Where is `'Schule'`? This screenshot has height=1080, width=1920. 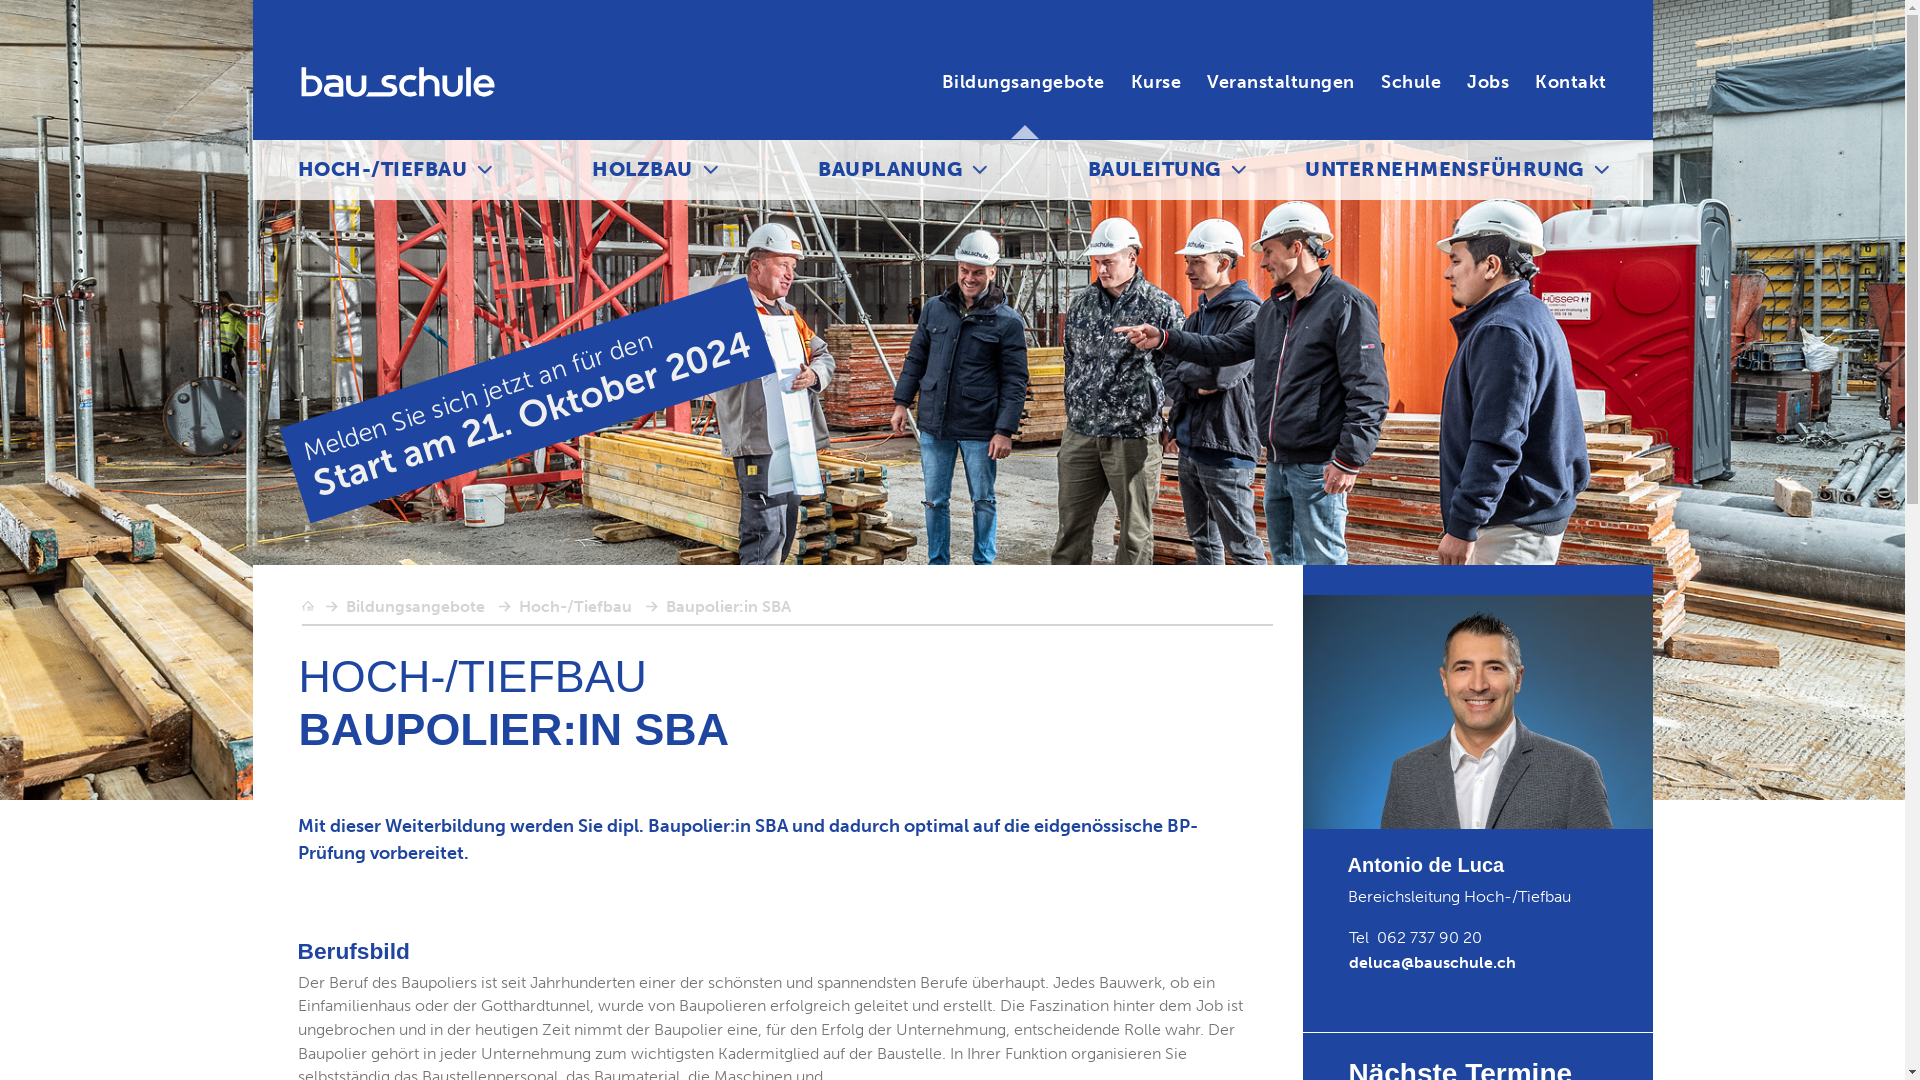
'Schule' is located at coordinates (1410, 81).